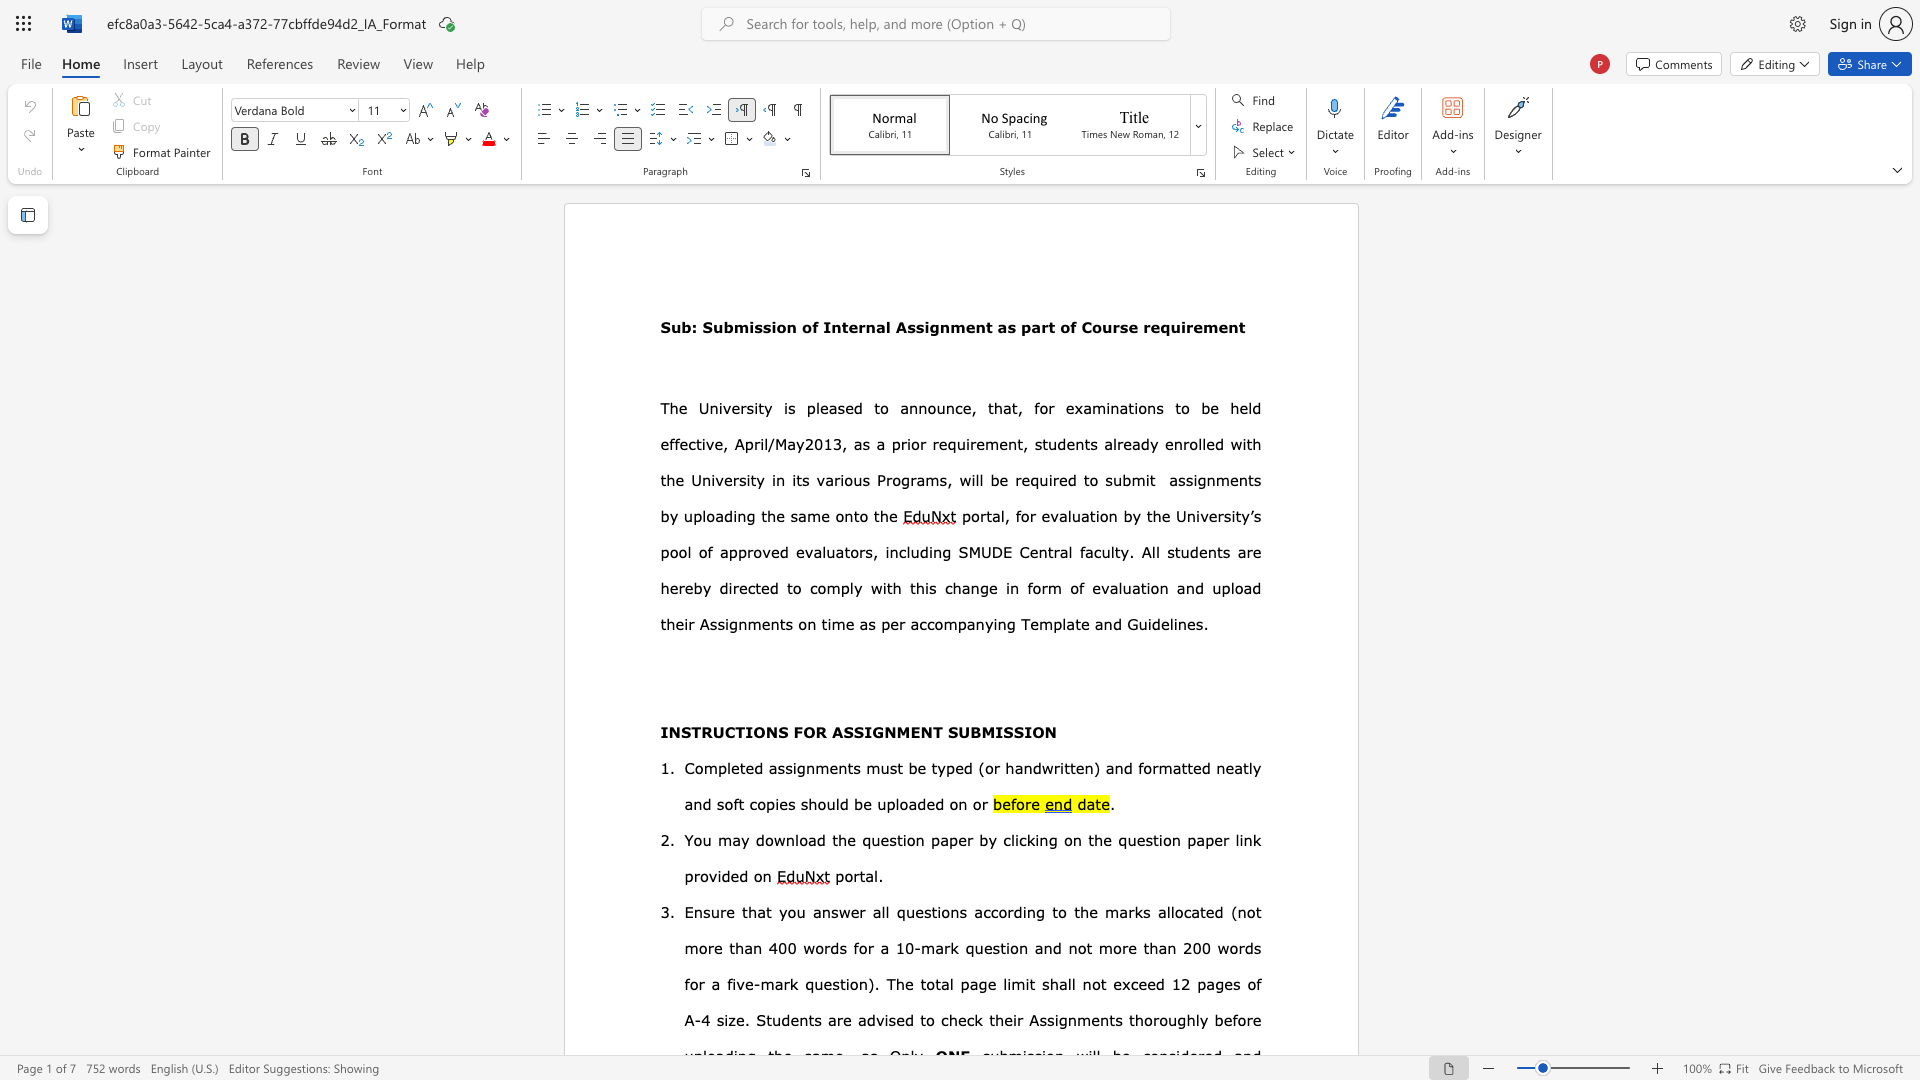  I want to click on the subset text "Students a" within the text "Students are", so click(755, 1019).